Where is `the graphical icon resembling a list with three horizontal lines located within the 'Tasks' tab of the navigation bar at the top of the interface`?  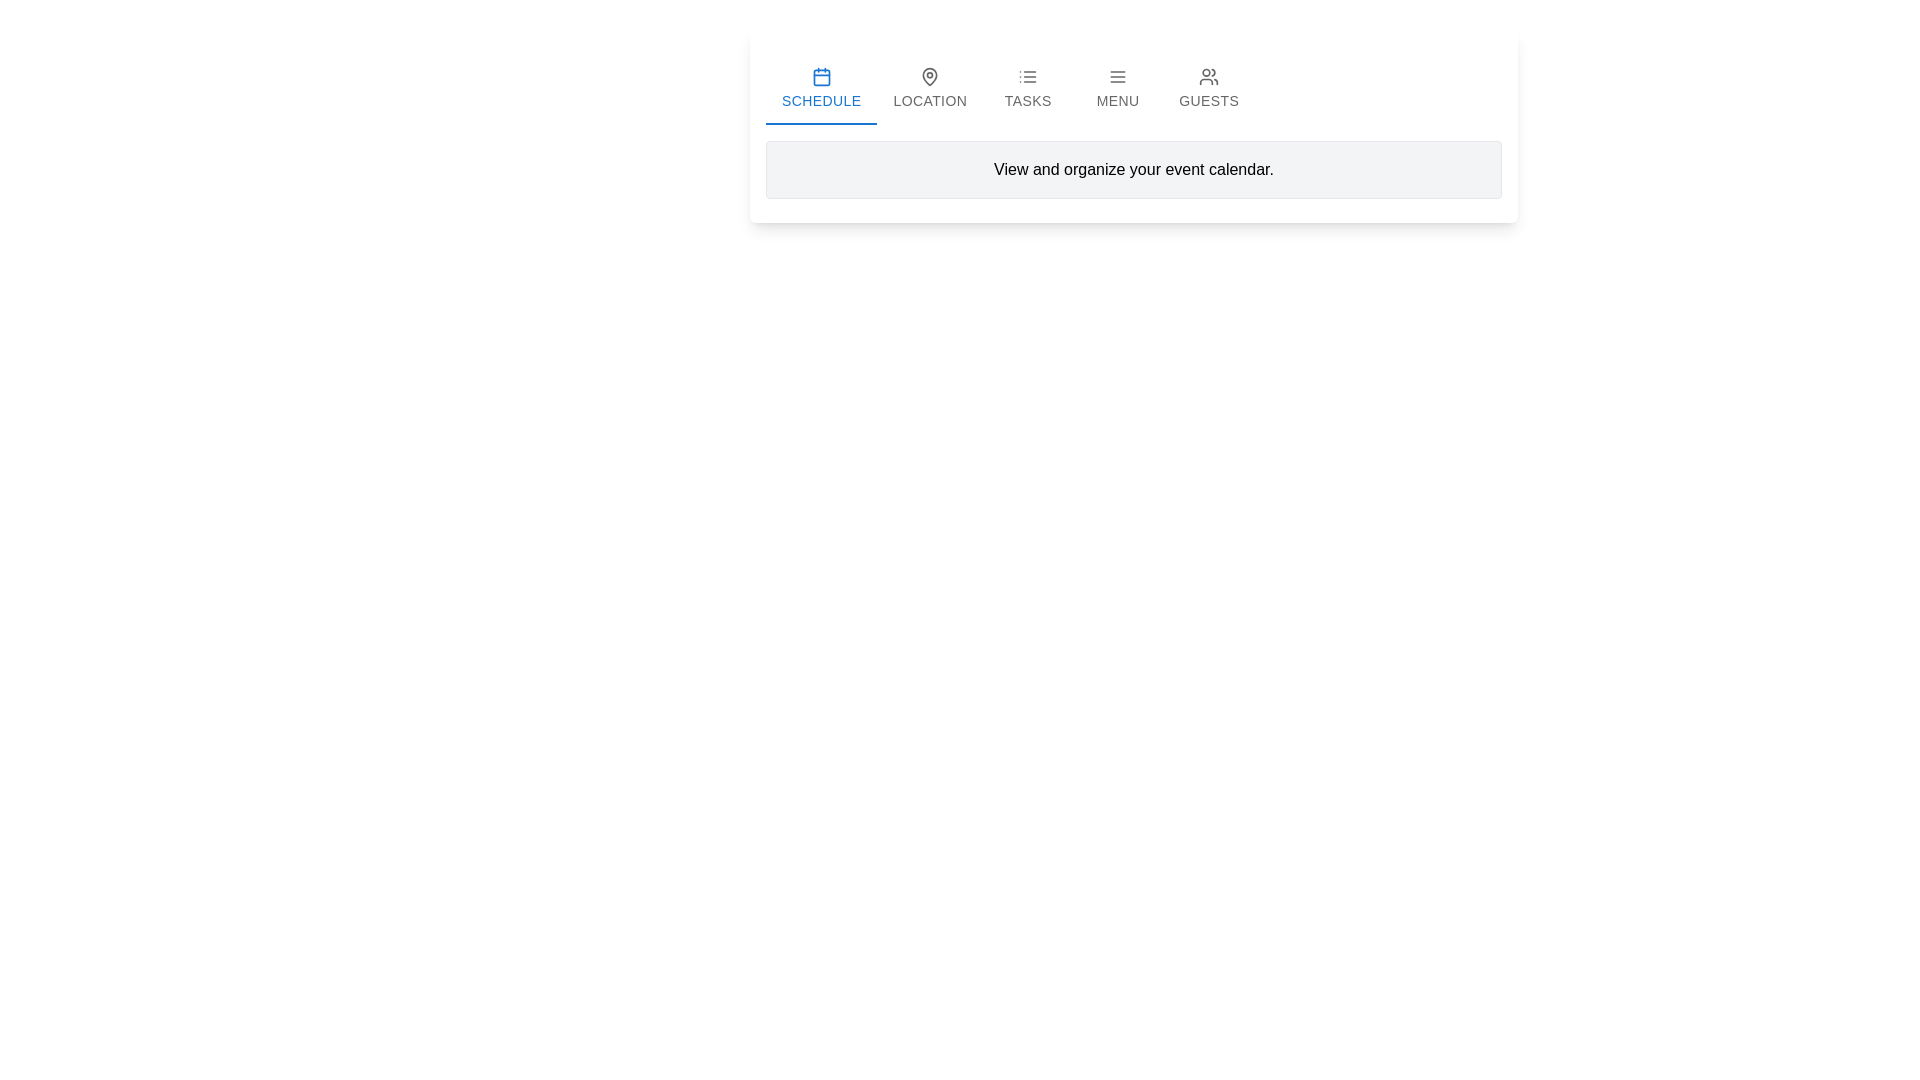 the graphical icon resembling a list with three horizontal lines located within the 'Tasks' tab of the navigation bar at the top of the interface is located at coordinates (1028, 76).